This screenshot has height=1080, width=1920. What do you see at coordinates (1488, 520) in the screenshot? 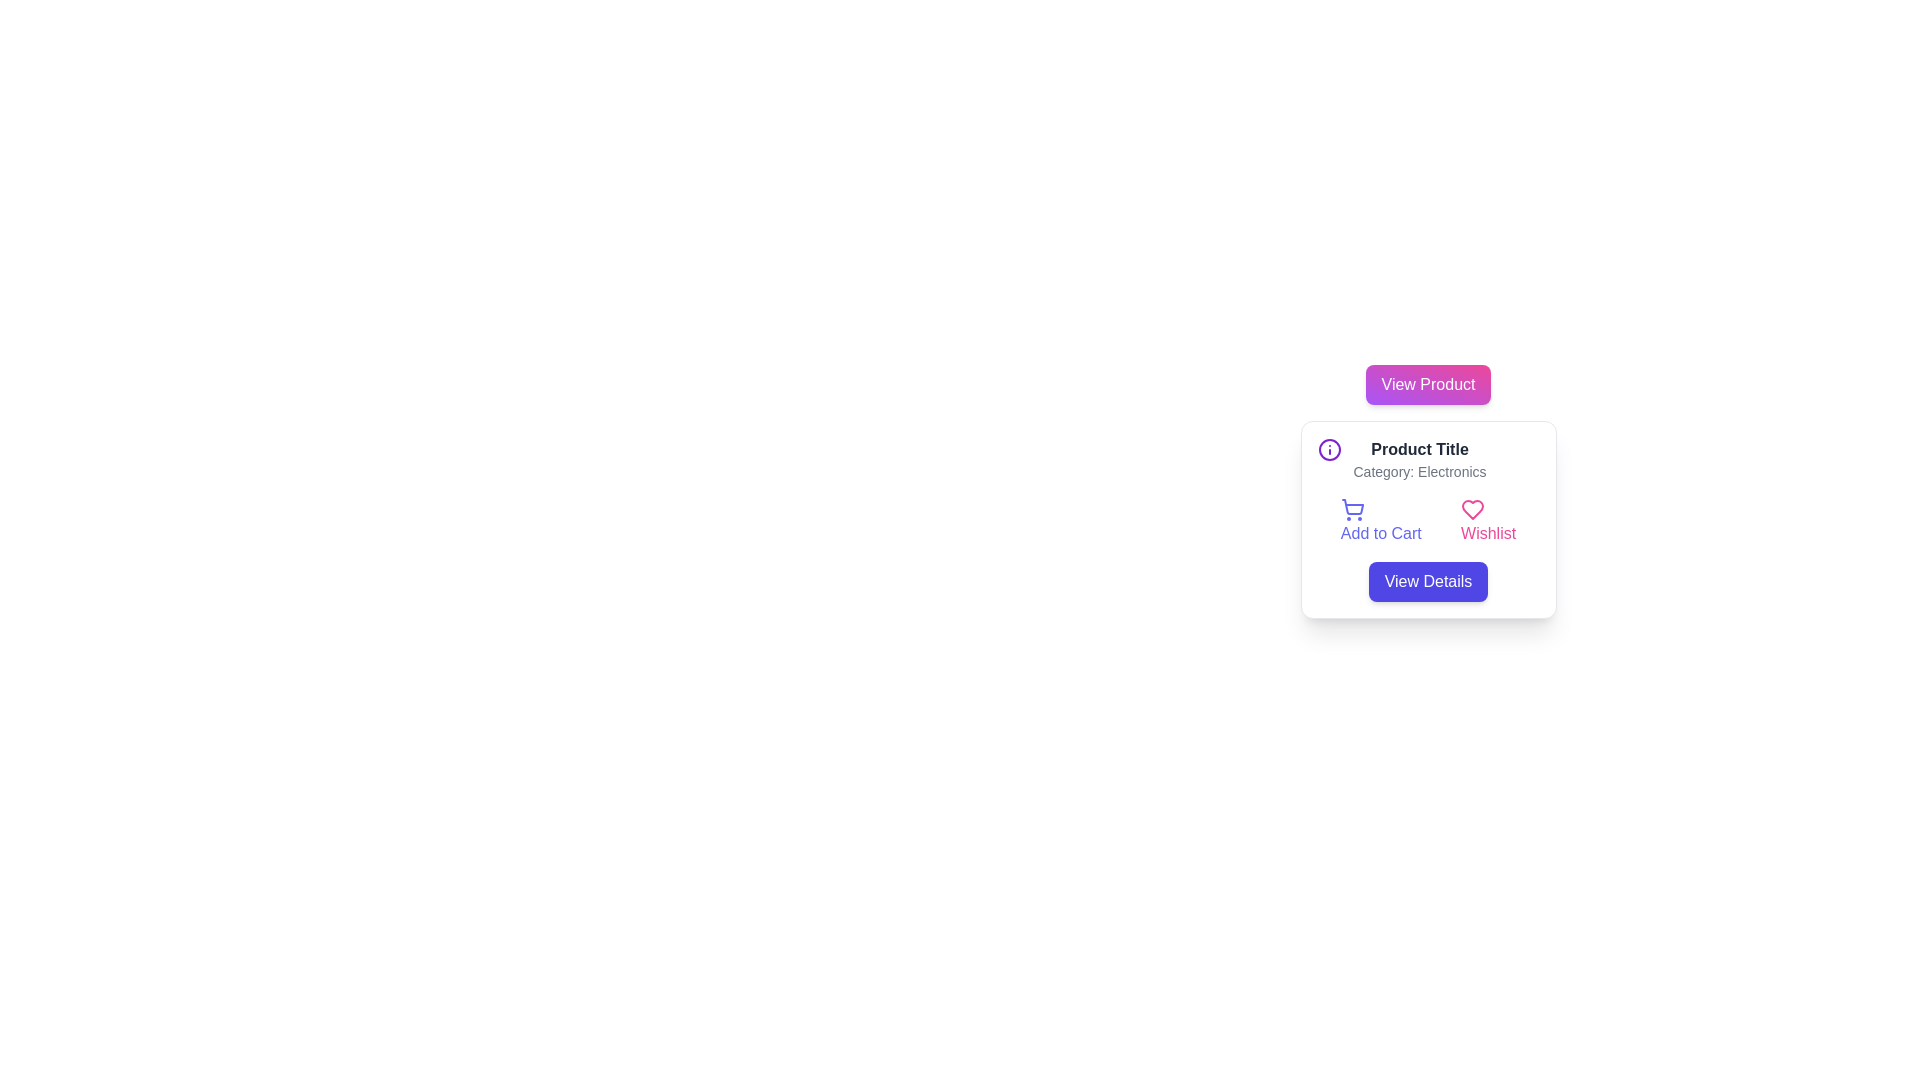
I see `the heart icon button labeled 'Wishlist' located in the bottom section of the card, adjacent to the 'Add to Cart' button` at bounding box center [1488, 520].